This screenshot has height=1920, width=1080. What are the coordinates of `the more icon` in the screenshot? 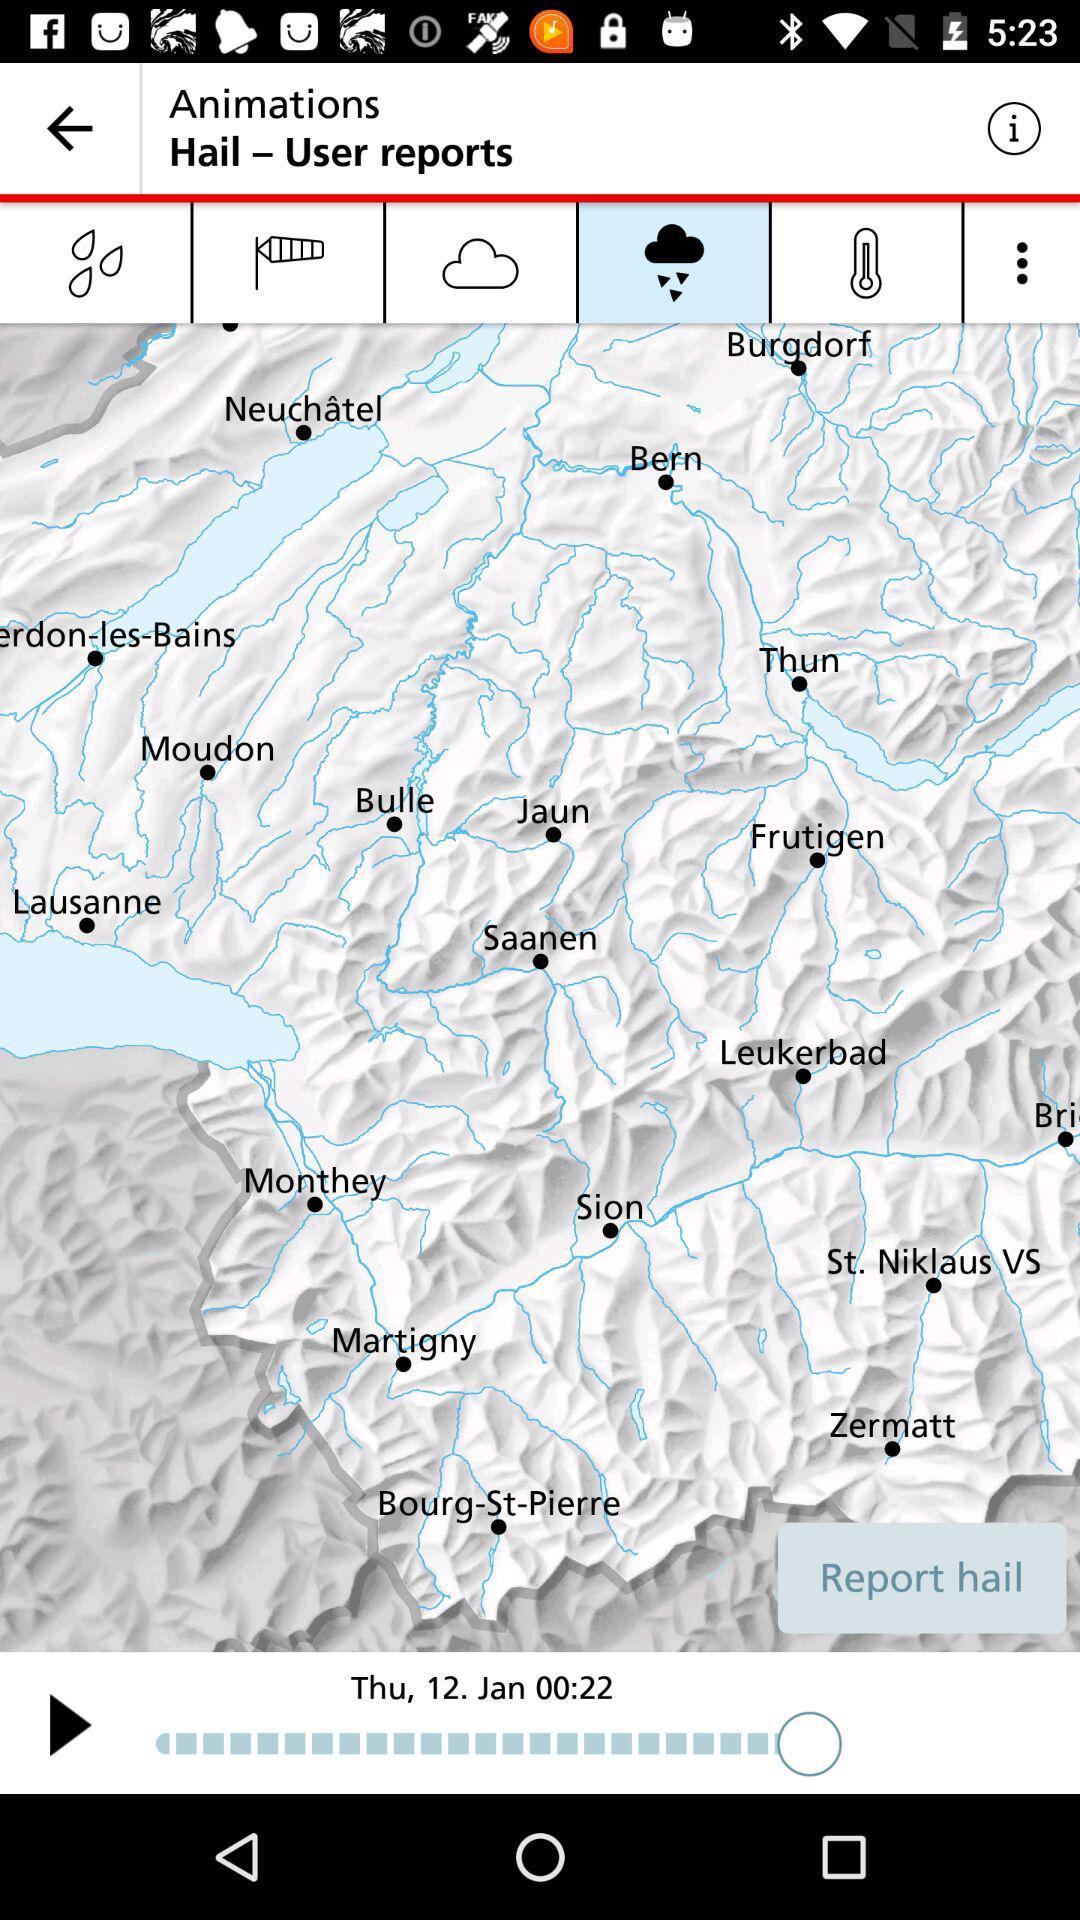 It's located at (1022, 261).